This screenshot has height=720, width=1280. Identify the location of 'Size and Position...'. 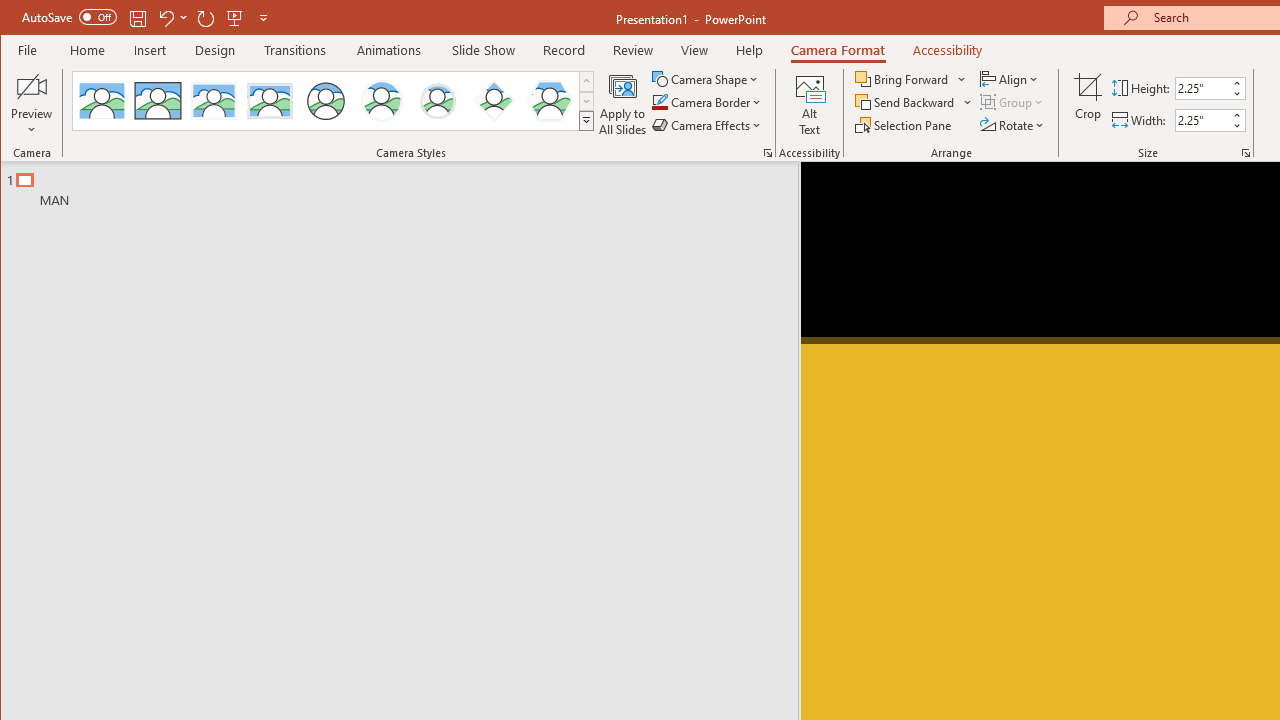
(1245, 152).